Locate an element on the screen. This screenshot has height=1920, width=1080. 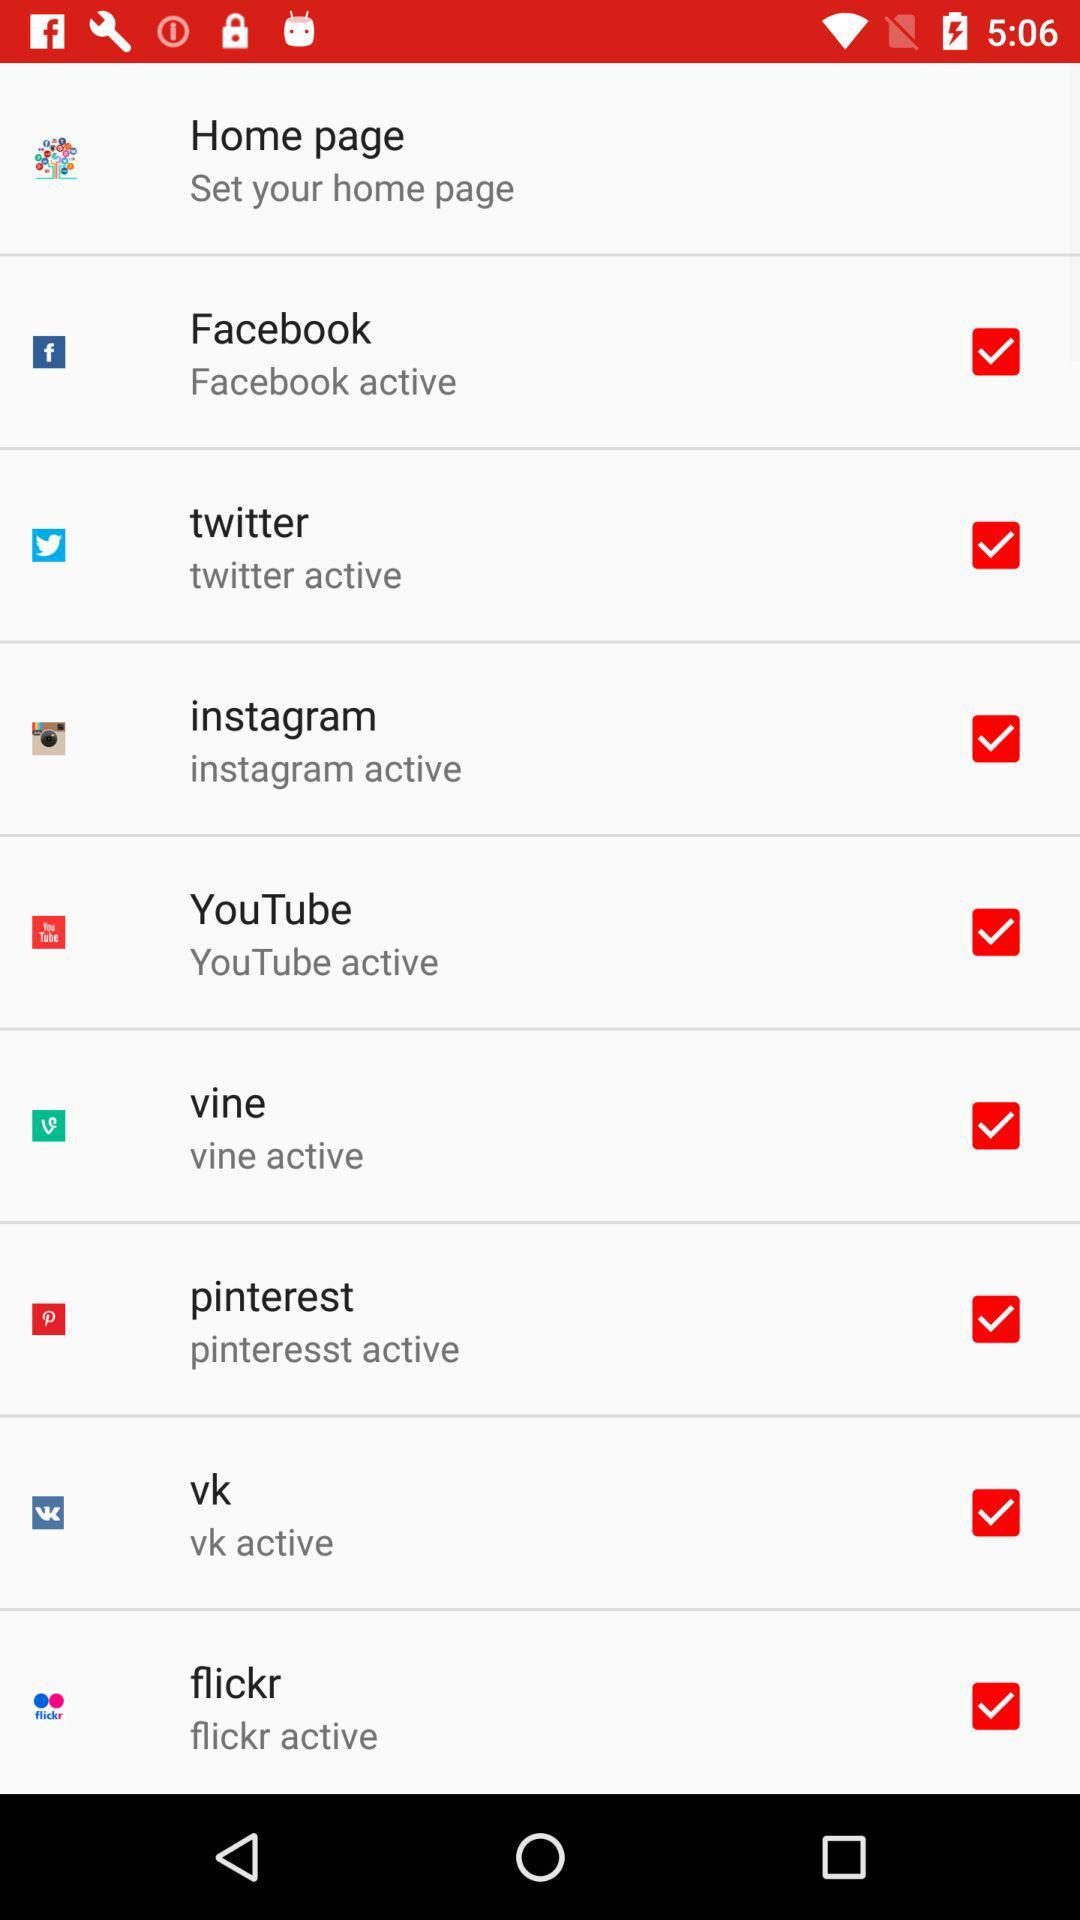
app below the facebook item is located at coordinates (322, 380).